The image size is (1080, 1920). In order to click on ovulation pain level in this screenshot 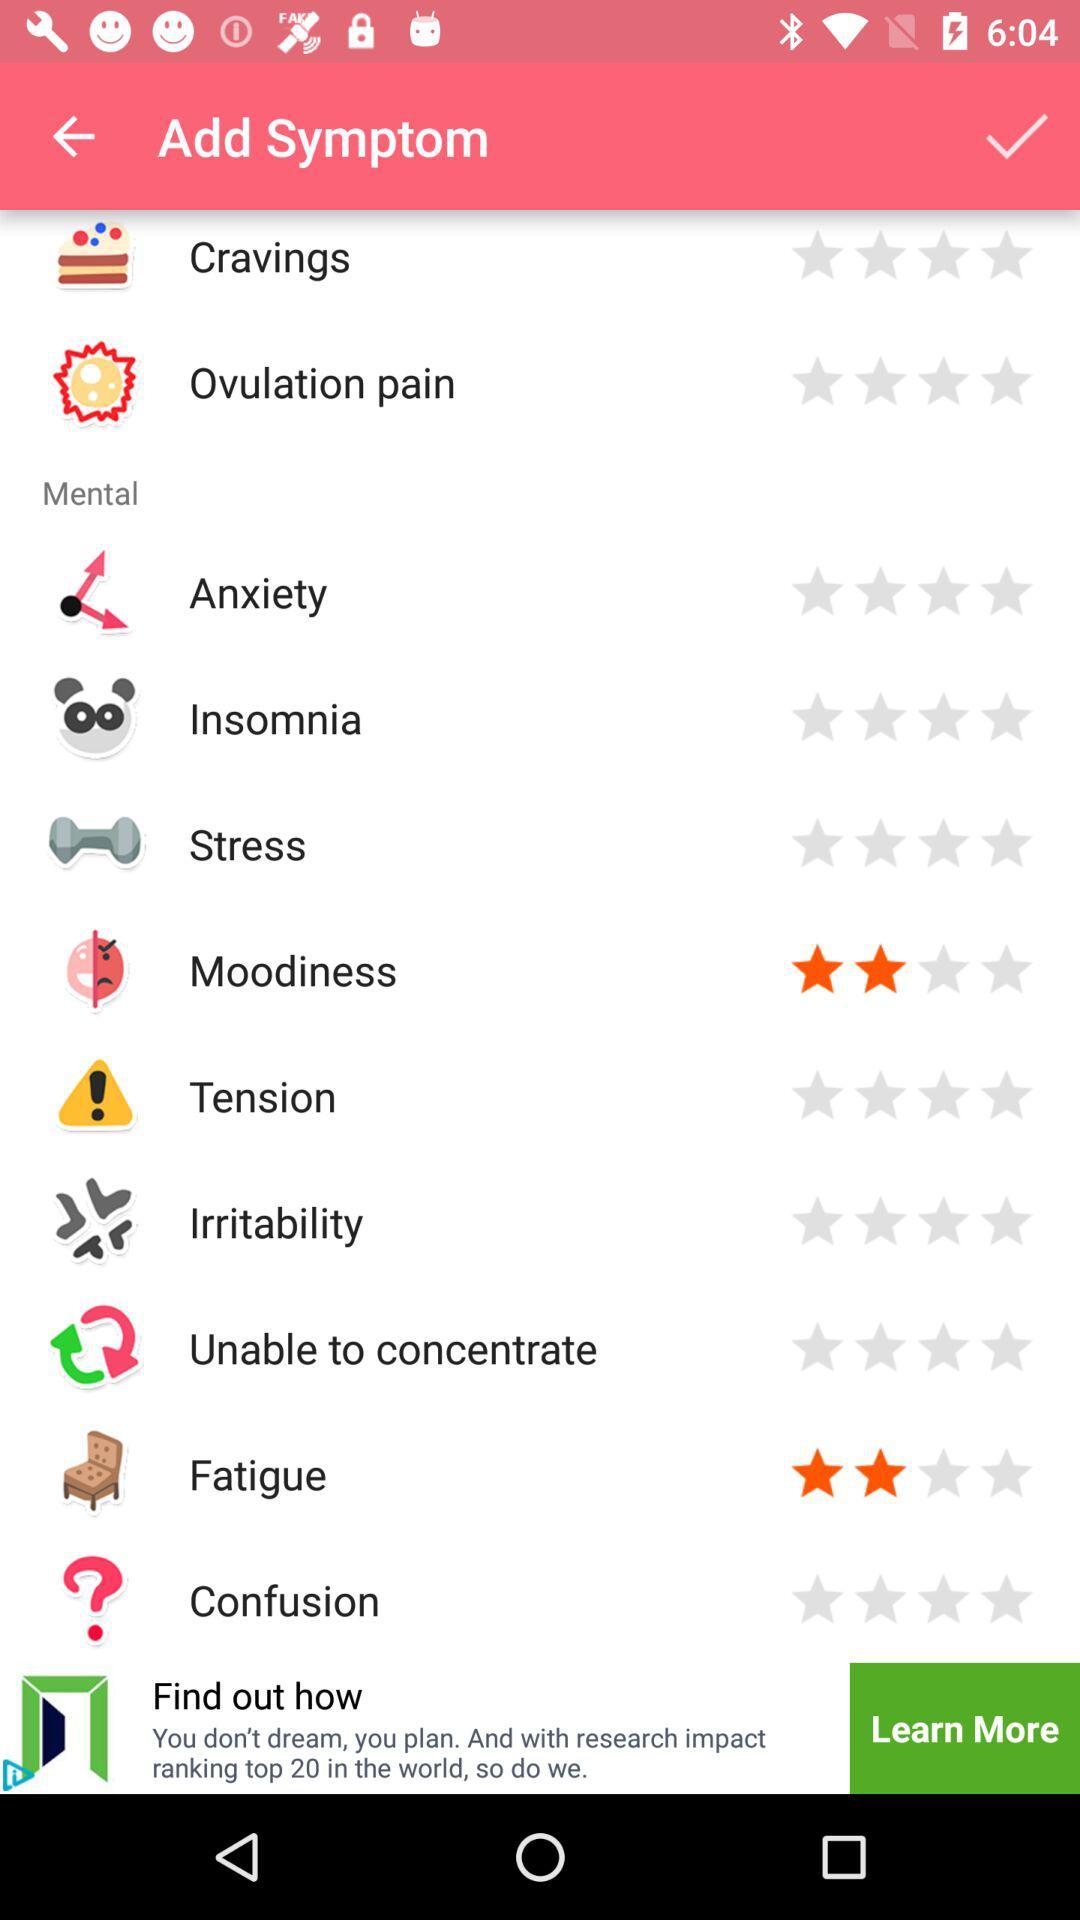, I will do `click(943, 381)`.